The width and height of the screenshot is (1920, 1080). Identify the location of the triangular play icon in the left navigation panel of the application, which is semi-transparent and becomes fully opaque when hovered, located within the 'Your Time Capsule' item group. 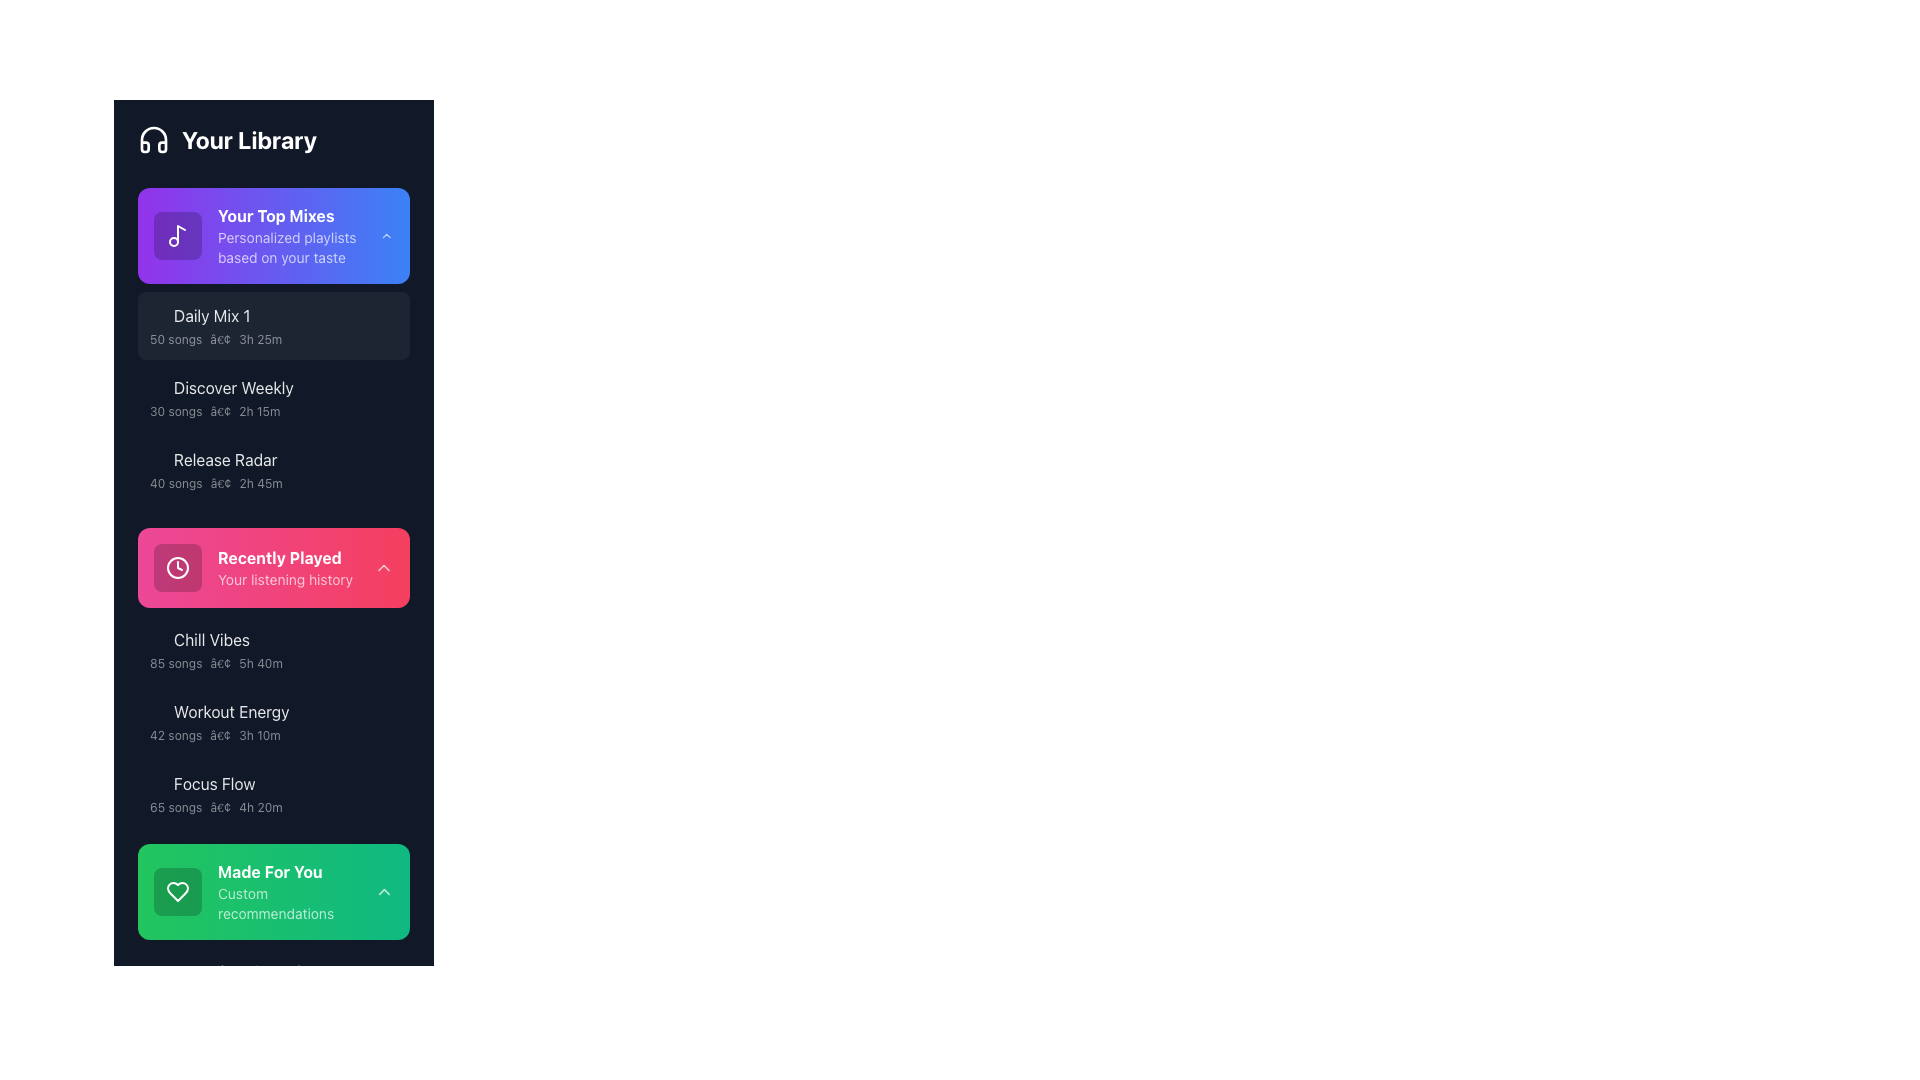
(157, 971).